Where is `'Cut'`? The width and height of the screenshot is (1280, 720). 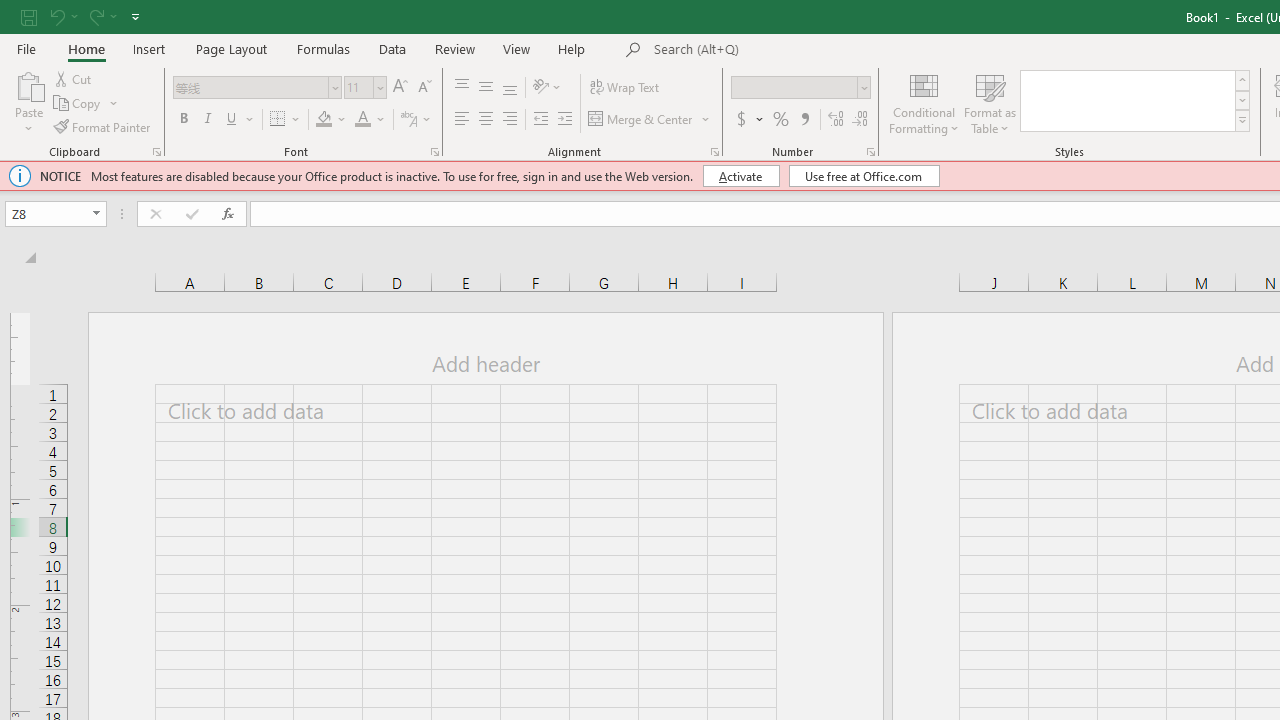 'Cut' is located at coordinates (74, 78).